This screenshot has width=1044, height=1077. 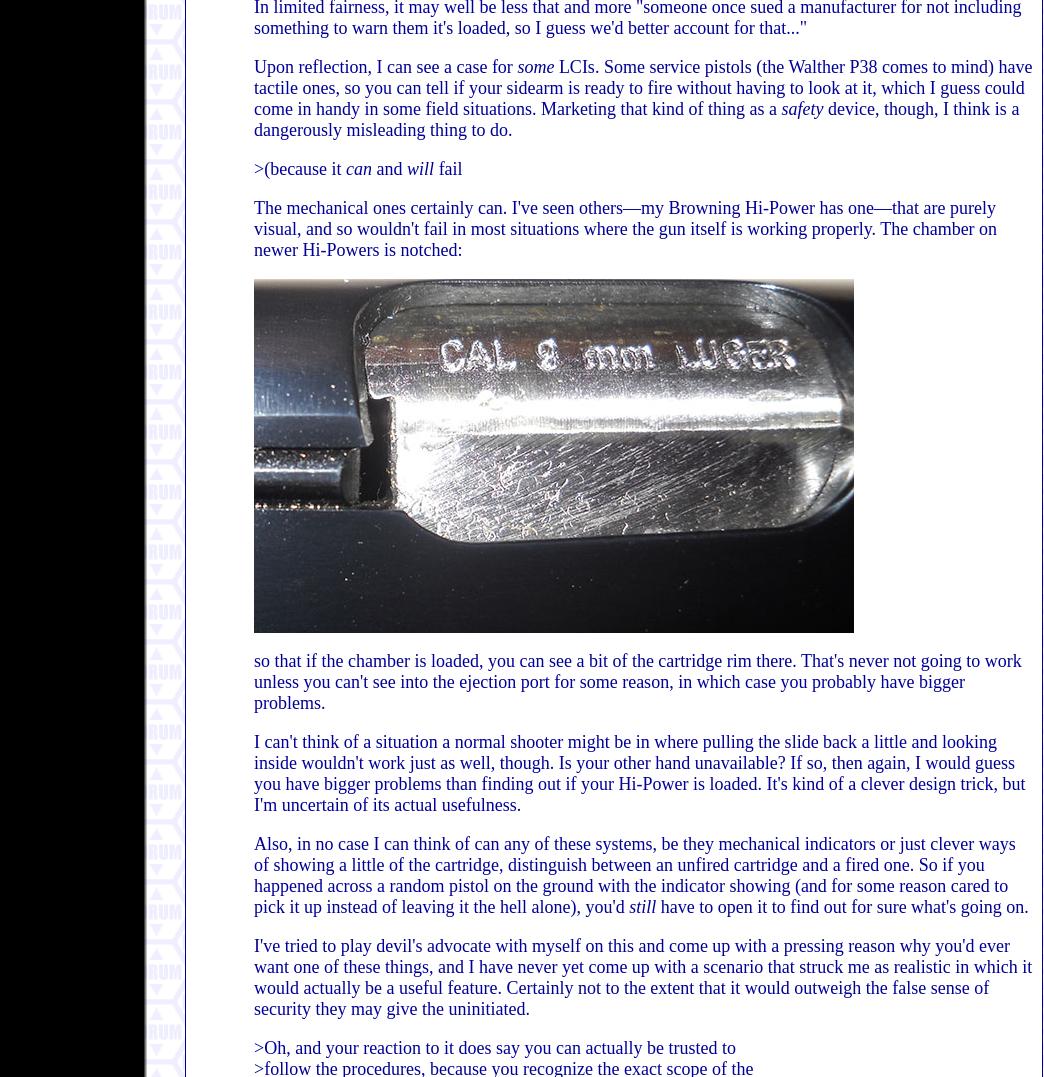 I want to click on 'and', so click(x=371, y=167).